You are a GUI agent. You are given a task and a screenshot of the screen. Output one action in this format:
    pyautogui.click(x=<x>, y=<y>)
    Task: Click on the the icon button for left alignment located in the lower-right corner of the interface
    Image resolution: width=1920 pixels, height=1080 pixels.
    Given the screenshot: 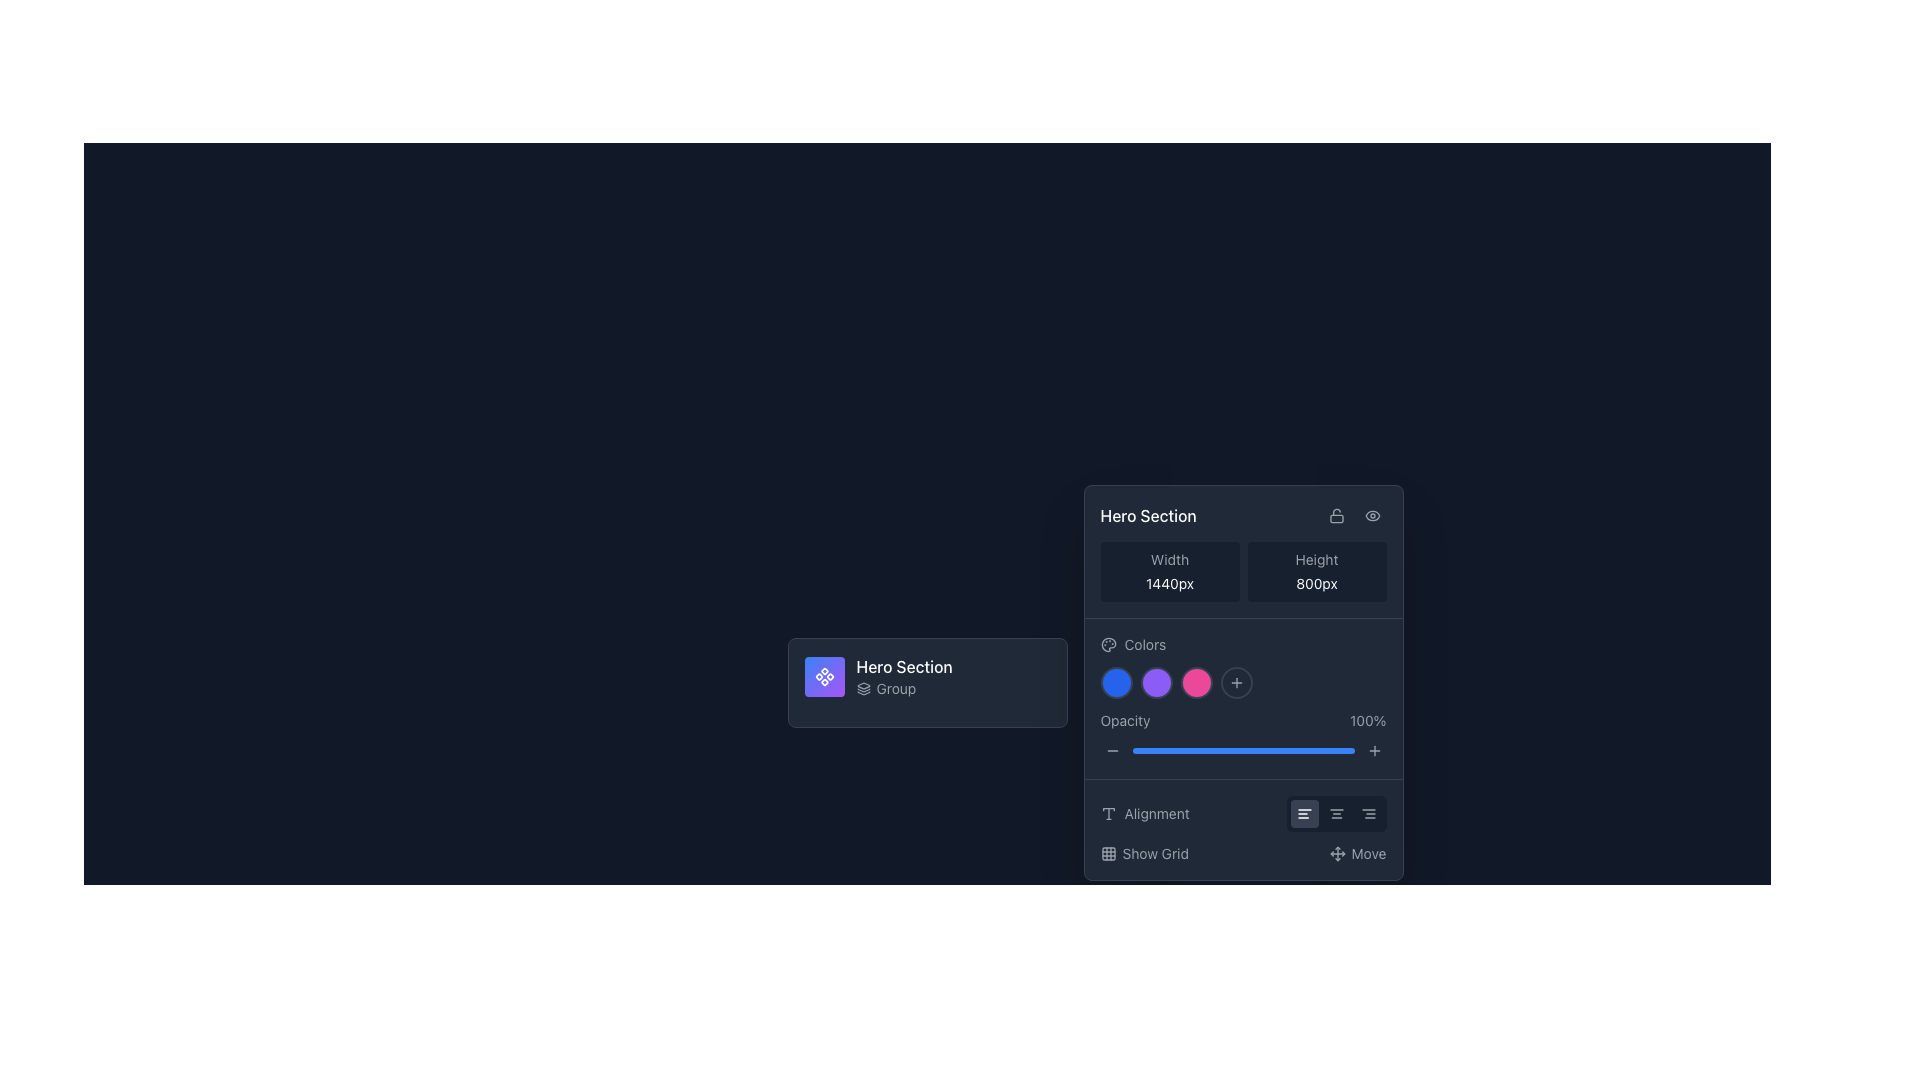 What is the action you would take?
    pyautogui.click(x=1304, y=813)
    